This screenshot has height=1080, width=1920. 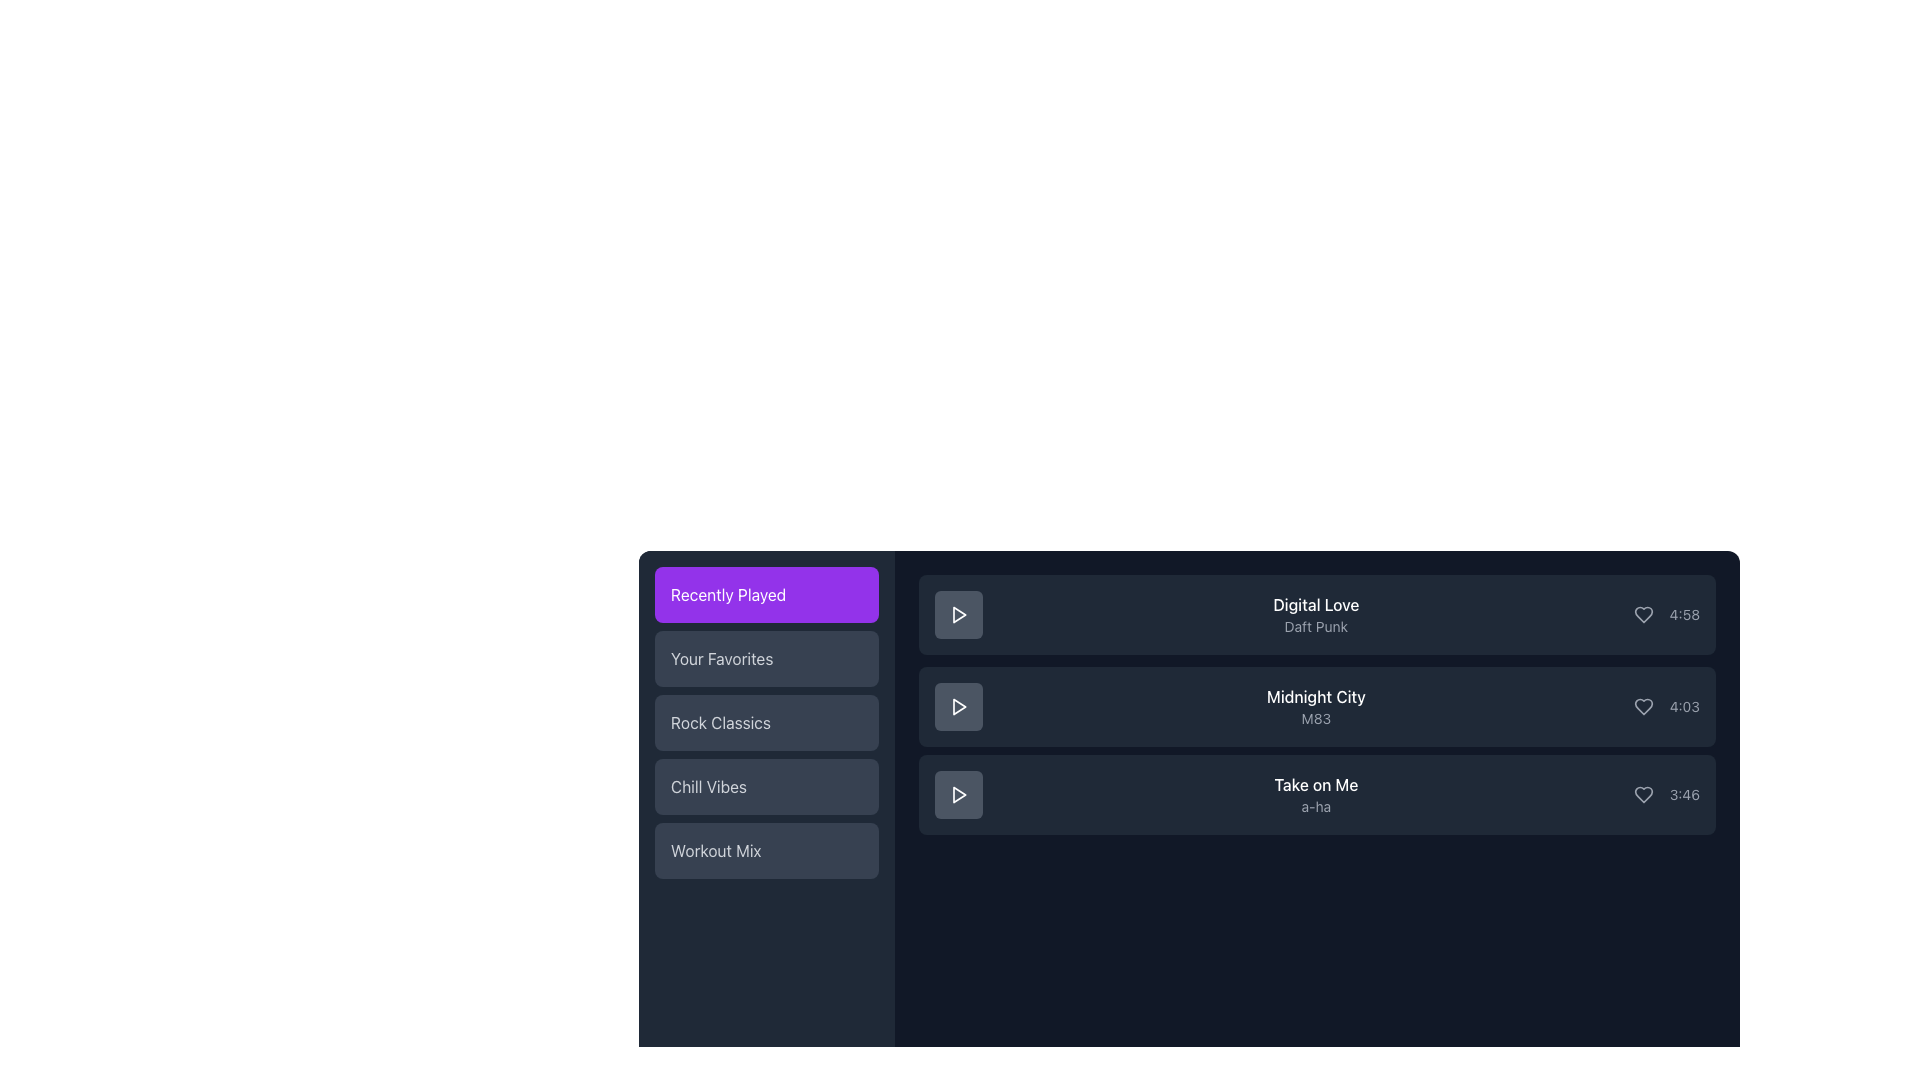 What do you see at coordinates (958, 705) in the screenshot?
I see `the play button for the track 'Midnight City' by M83, which is located within the second item in the list of tracks` at bounding box center [958, 705].